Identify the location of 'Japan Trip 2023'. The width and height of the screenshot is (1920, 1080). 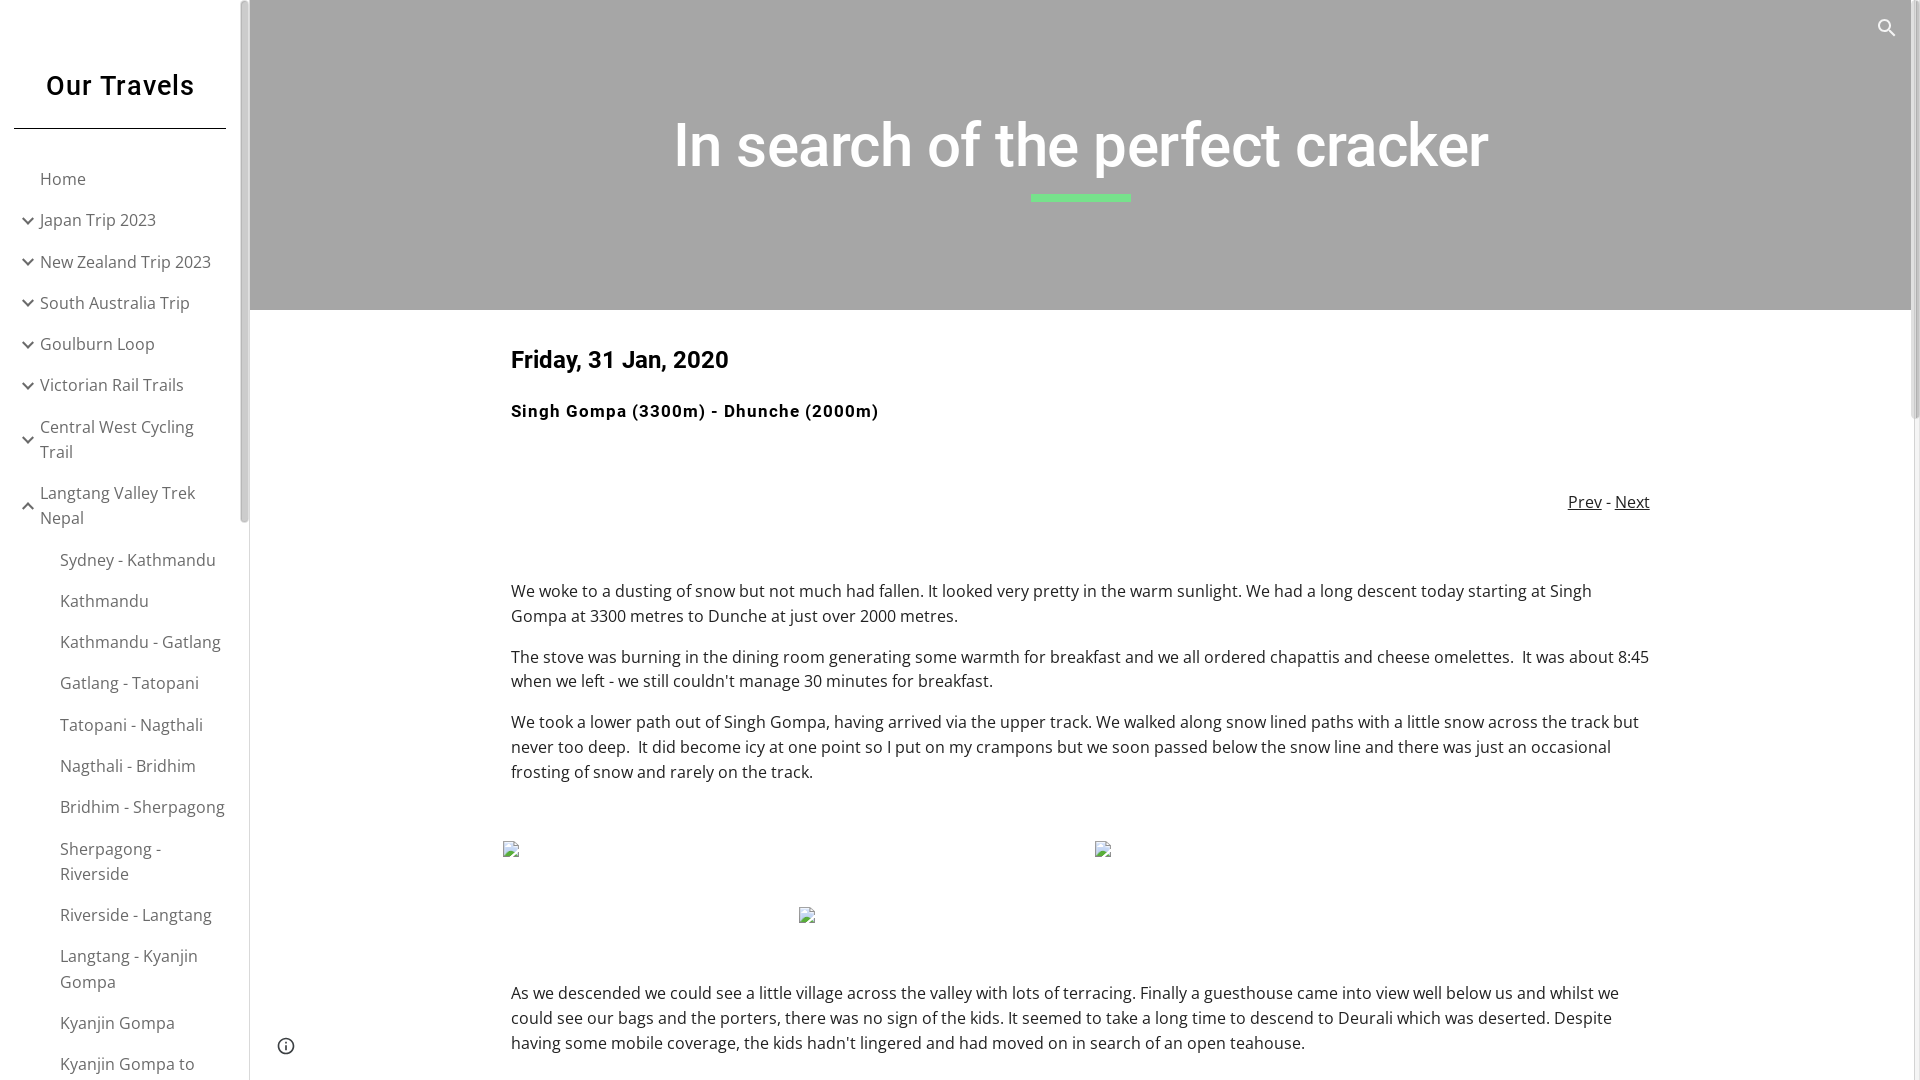
(130, 220).